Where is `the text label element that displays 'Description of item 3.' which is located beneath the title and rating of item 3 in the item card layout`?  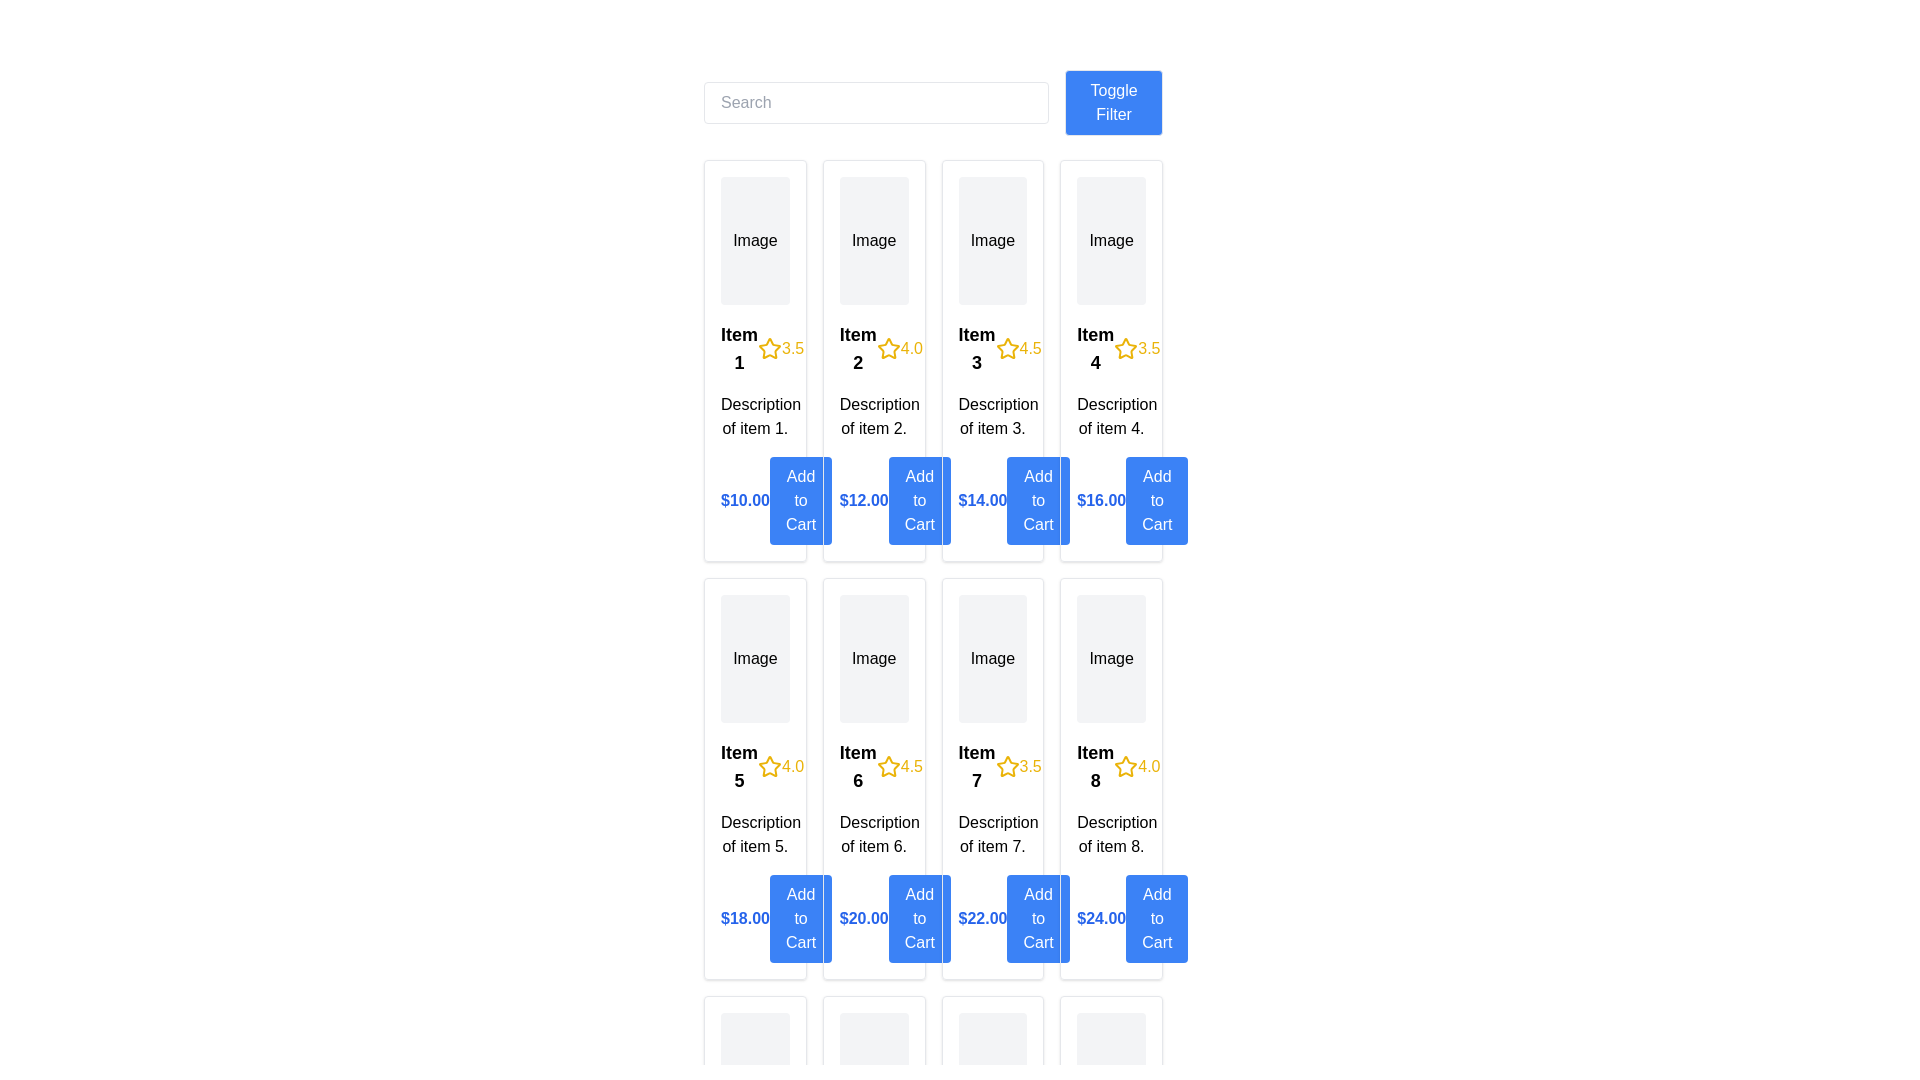 the text label element that displays 'Description of item 3.' which is located beneath the title and rating of item 3 in the item card layout is located at coordinates (992, 415).